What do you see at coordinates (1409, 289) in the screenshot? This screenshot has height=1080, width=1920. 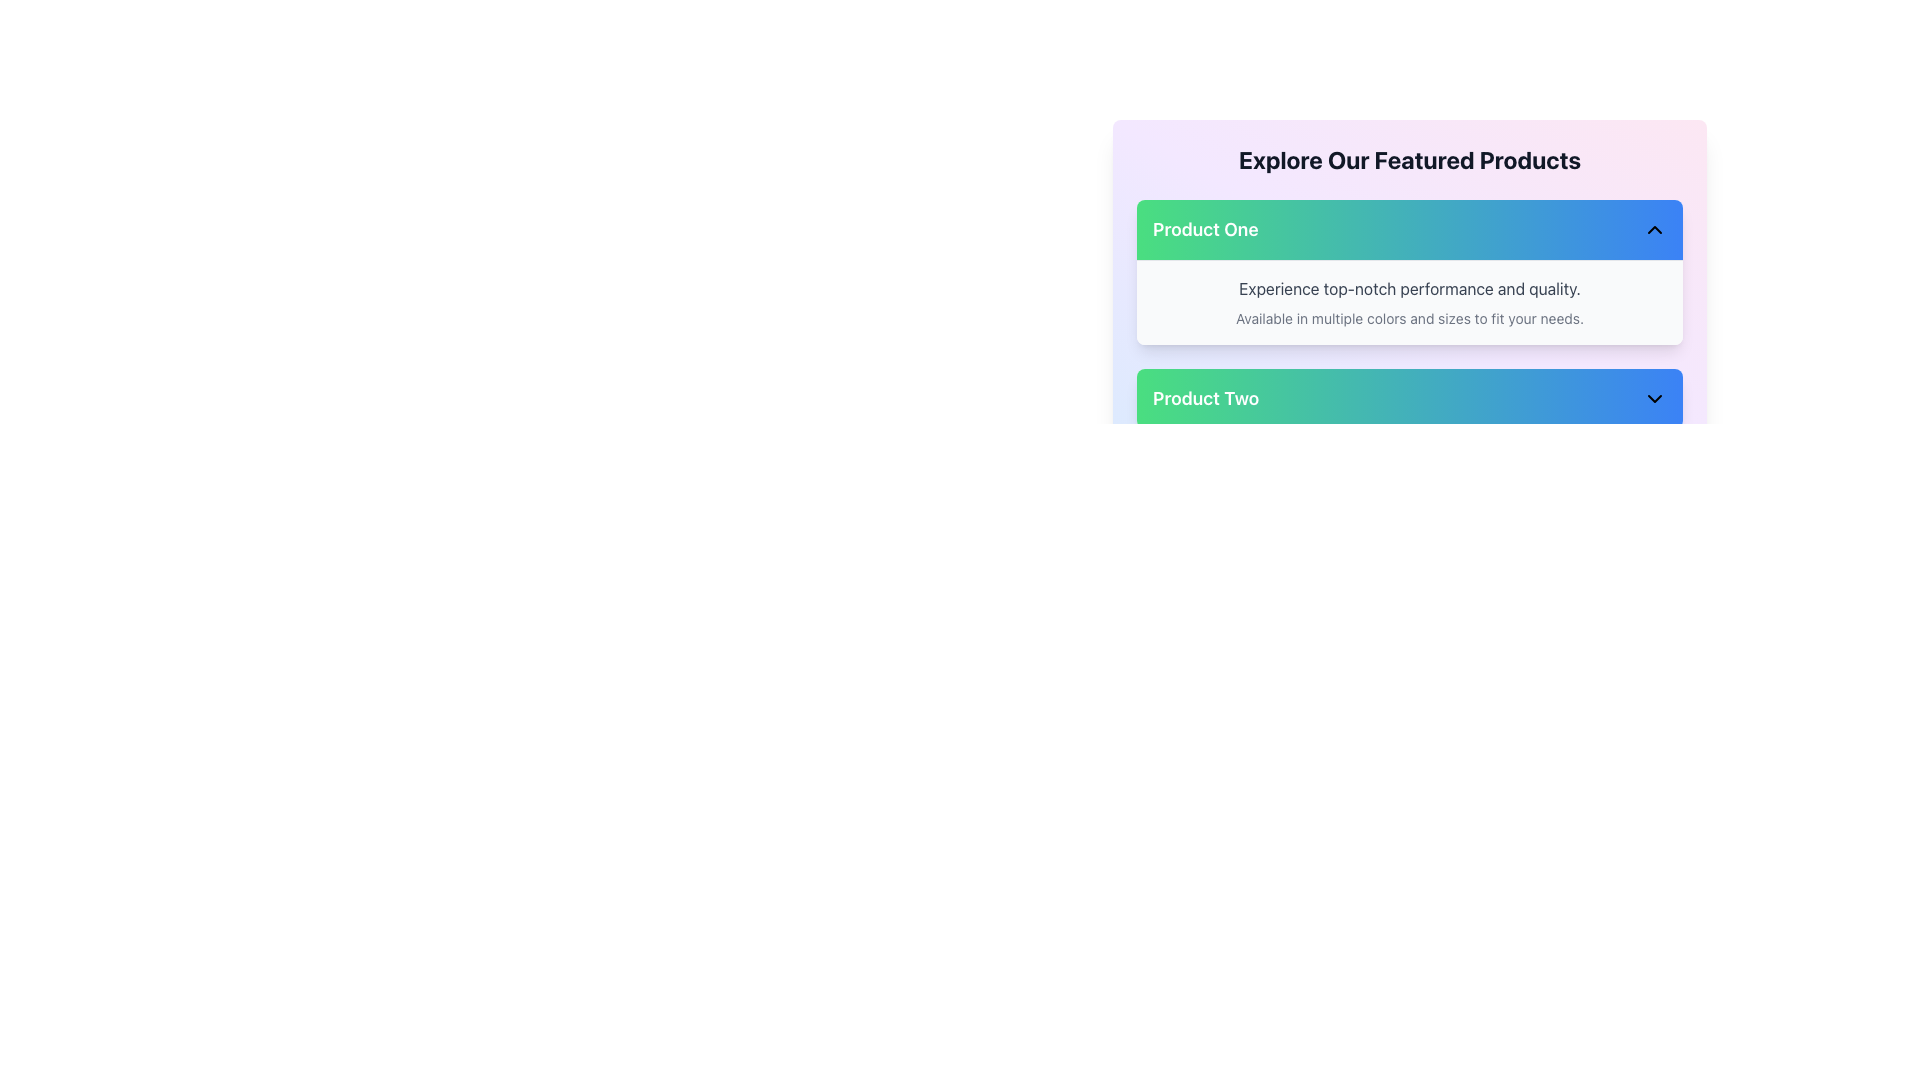 I see `descriptive text located beneath the 'Product One' section header, which highlights the features and quality of the product` at bounding box center [1409, 289].